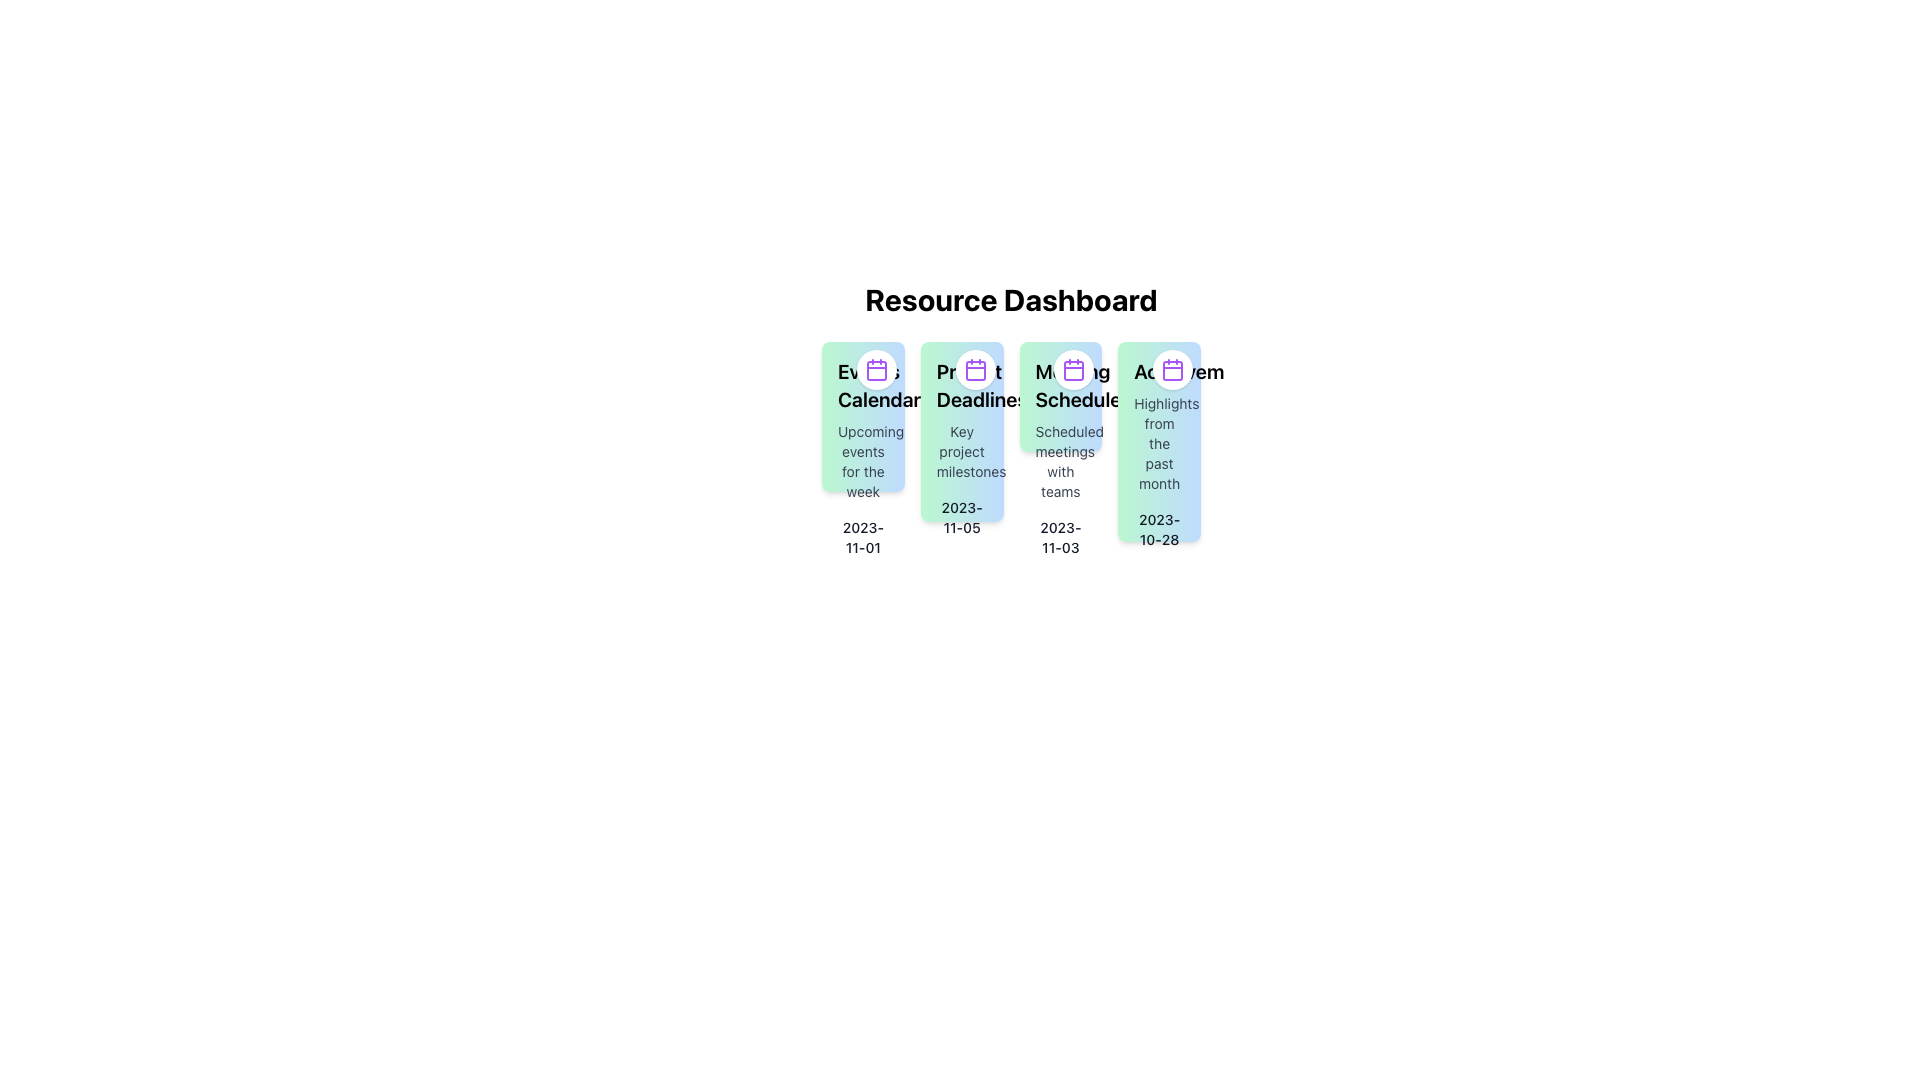 The width and height of the screenshot is (1920, 1080). Describe the element at coordinates (962, 385) in the screenshot. I see `text label 'Project Deadlines' which is styled in bold and larger font, located at the top of the card in the interface` at that location.